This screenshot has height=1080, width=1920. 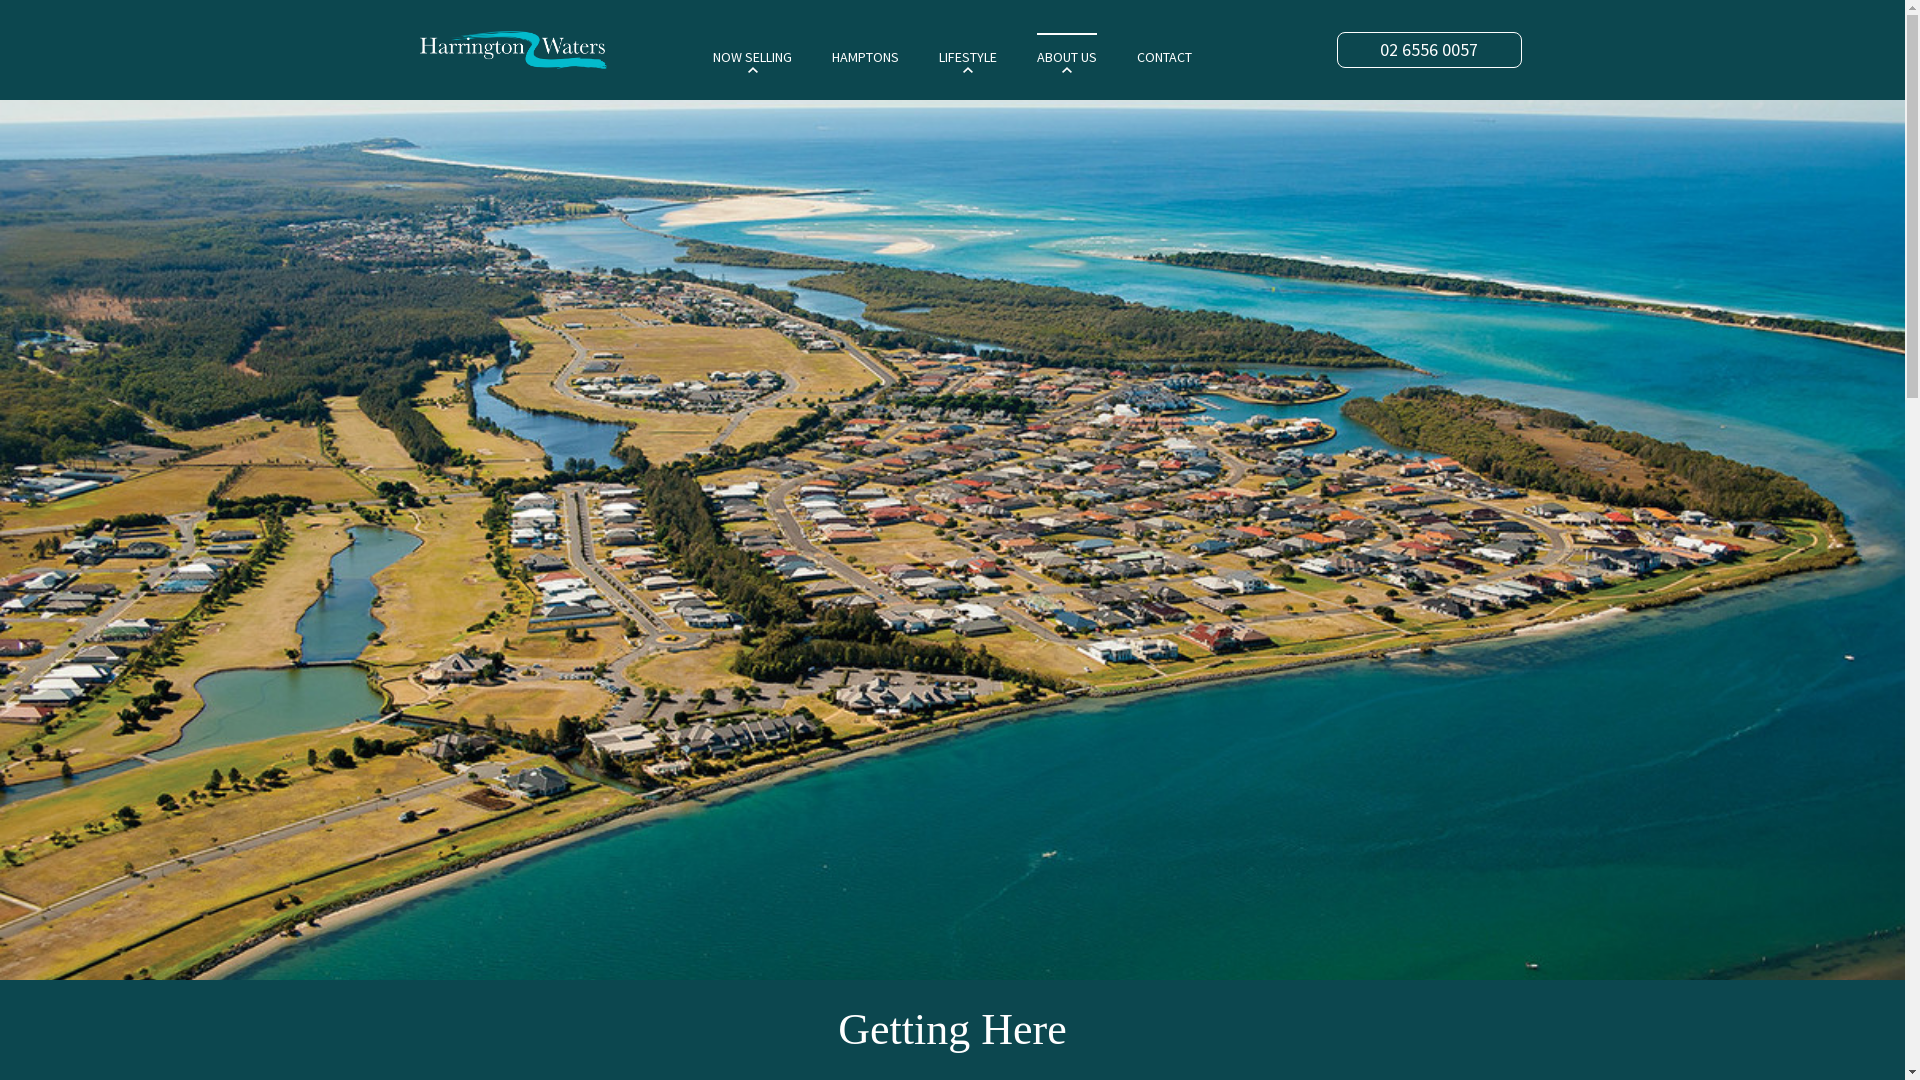 I want to click on 'LIFESTYLE', so click(x=968, y=55).